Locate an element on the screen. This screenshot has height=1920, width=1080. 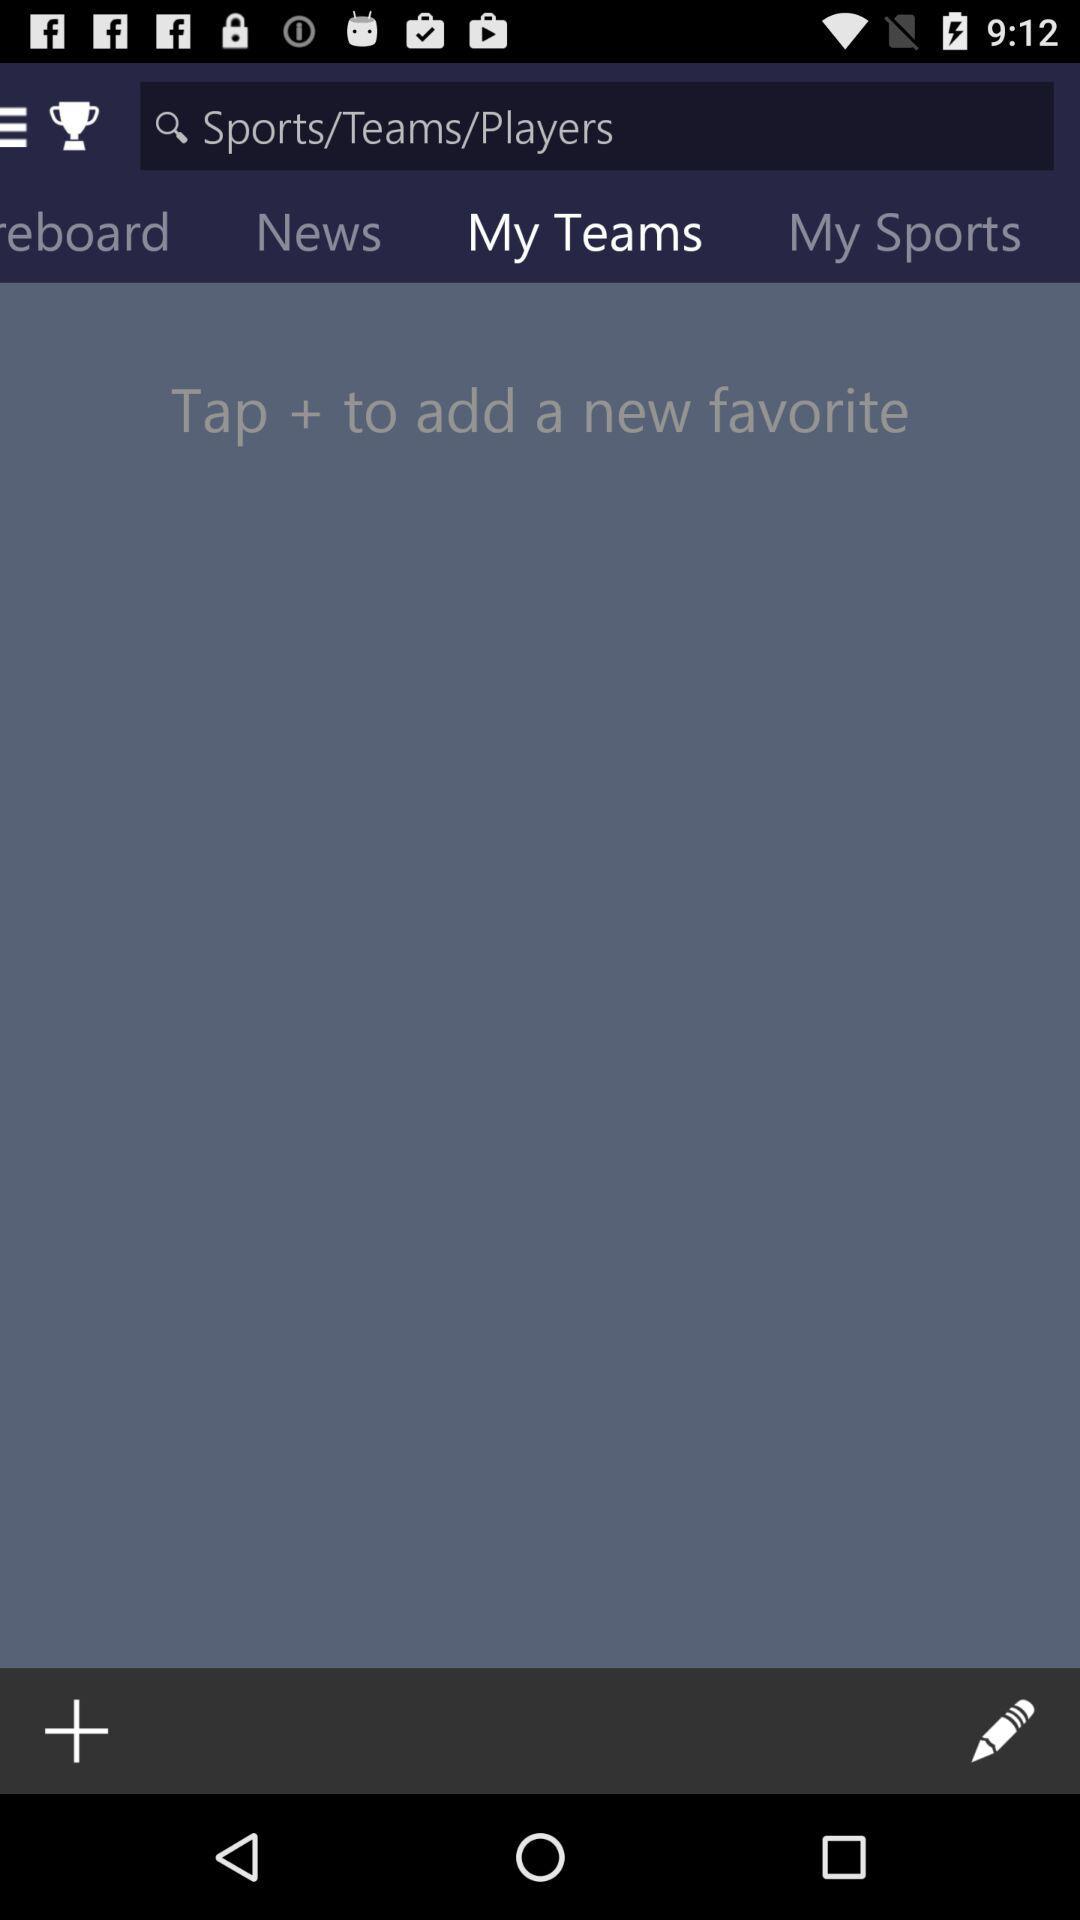
icon at the top right corner is located at coordinates (920, 235).